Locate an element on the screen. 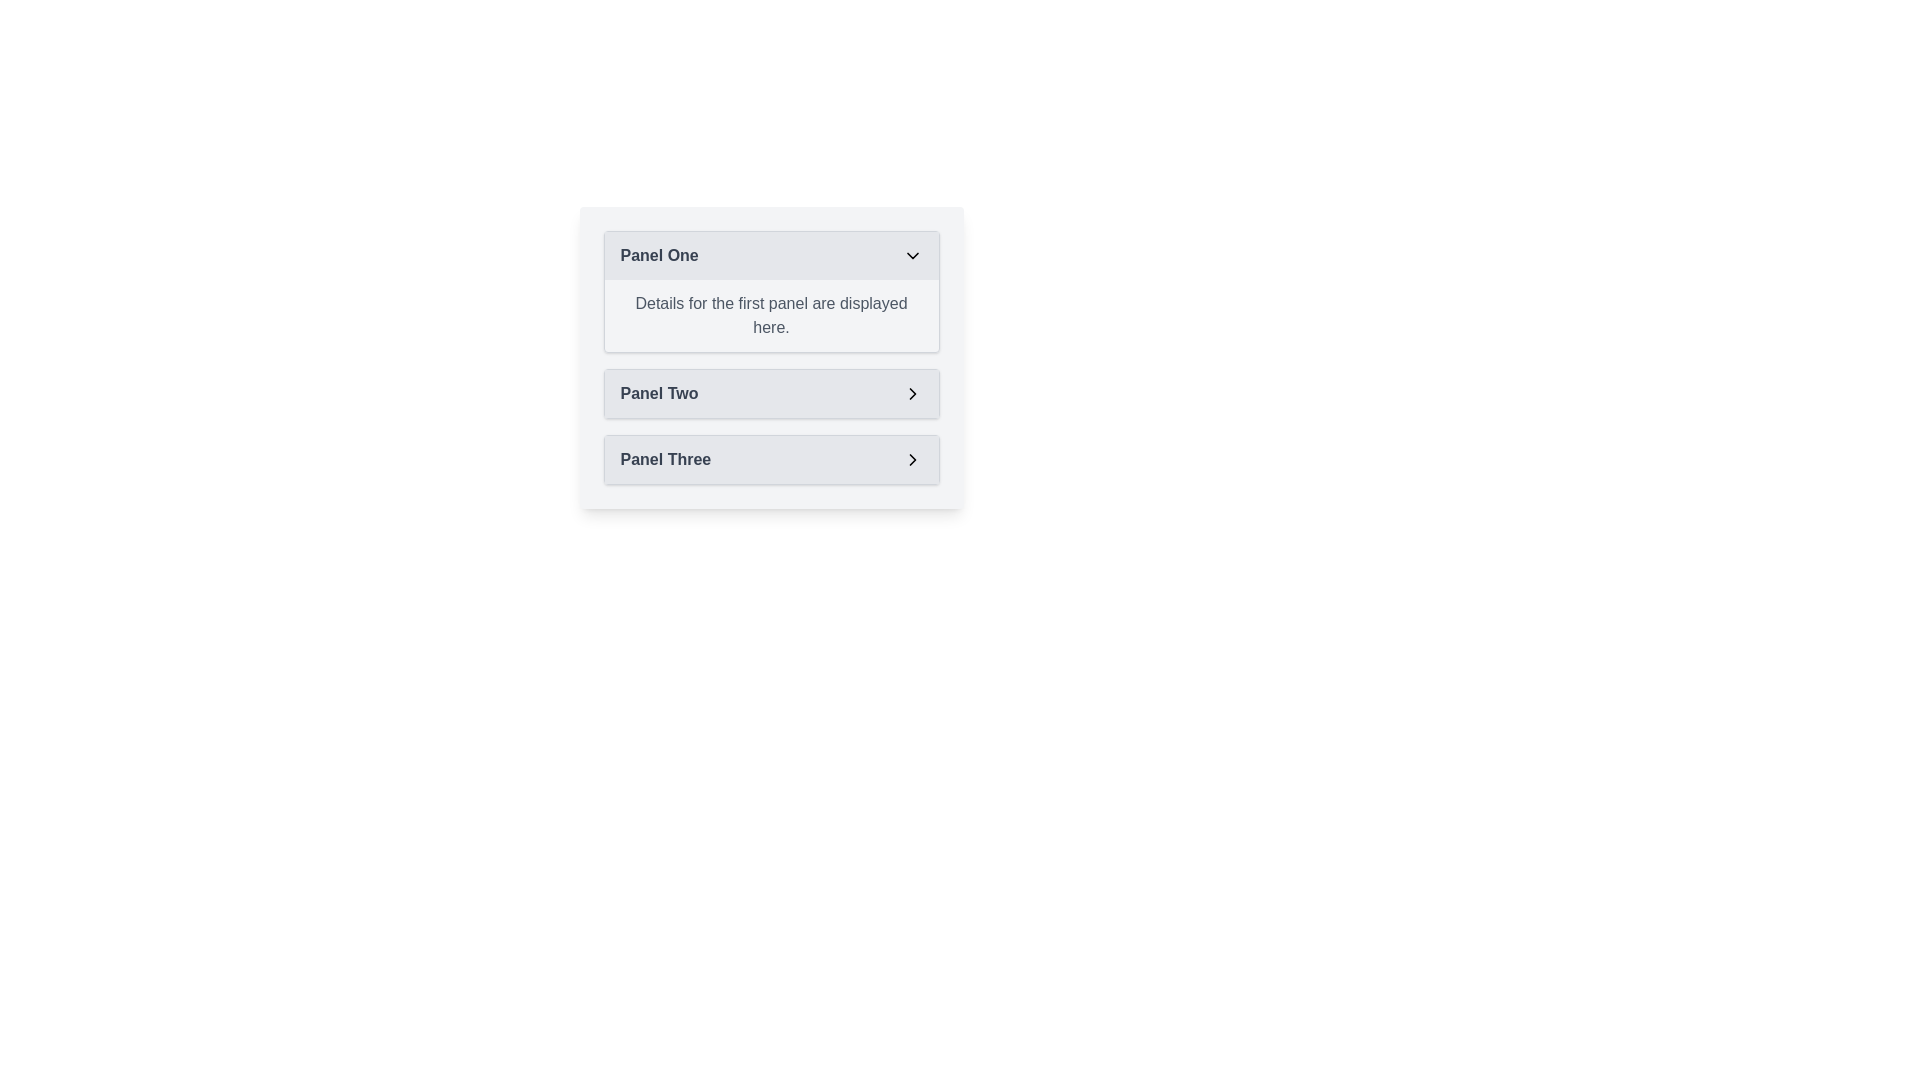 Image resolution: width=1920 pixels, height=1080 pixels. the 'Panel Two' button in the panel selector interface is located at coordinates (770, 393).